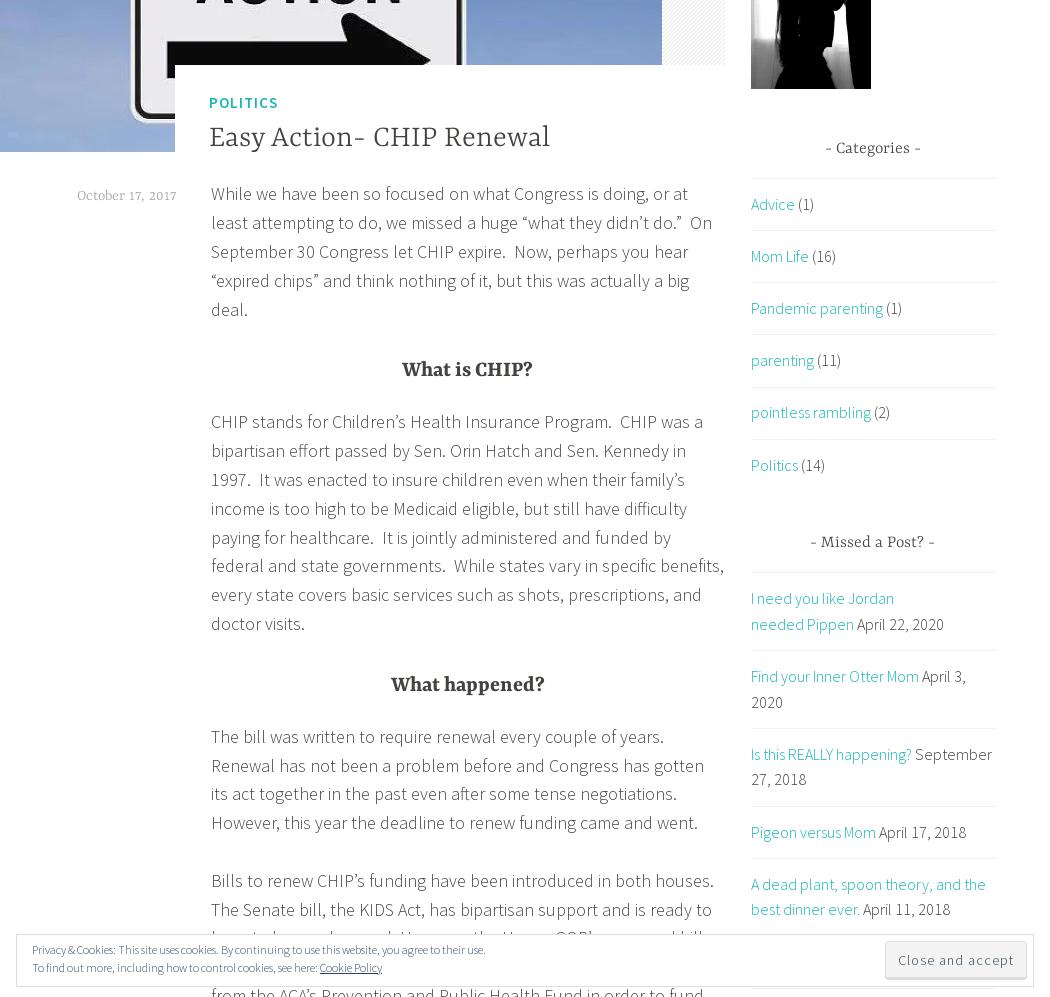  I want to click on '(11)', so click(826, 359).